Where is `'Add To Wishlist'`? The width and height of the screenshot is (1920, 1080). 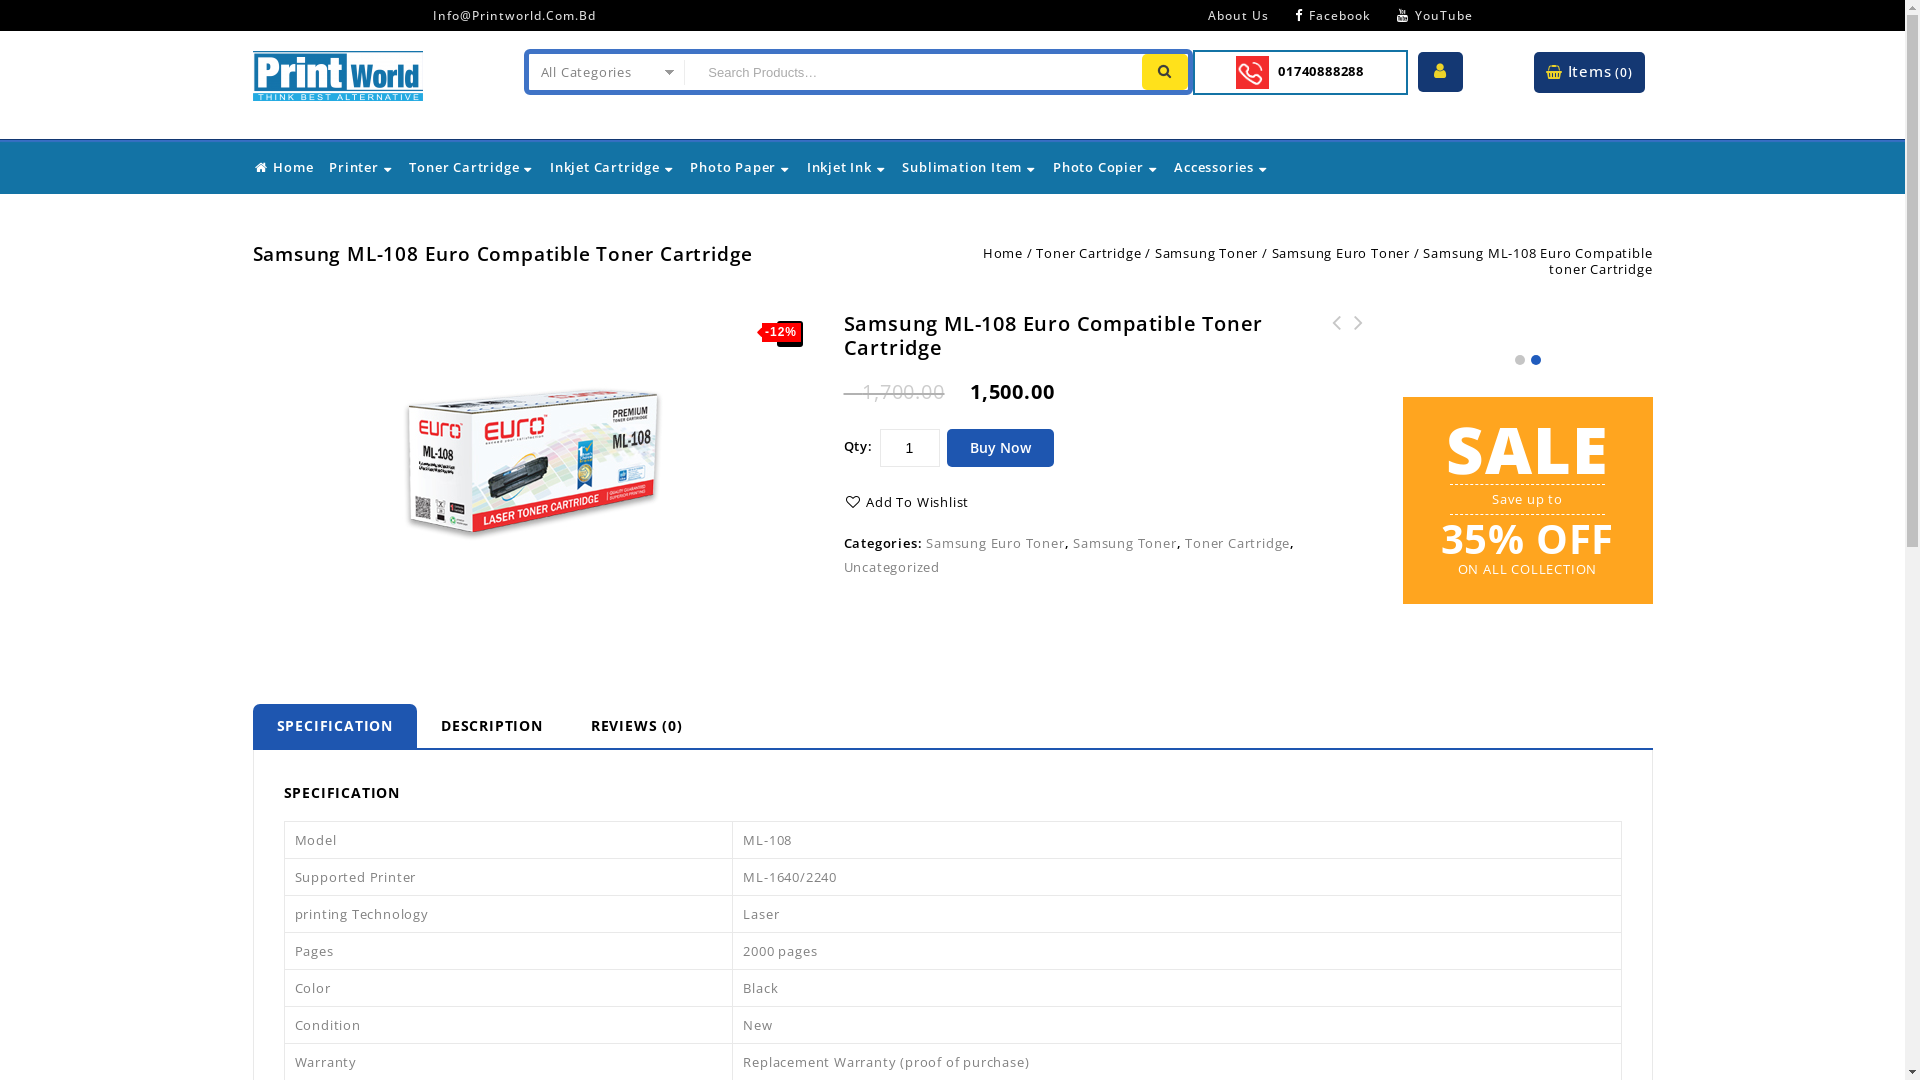
'Add To Wishlist' is located at coordinates (906, 500).